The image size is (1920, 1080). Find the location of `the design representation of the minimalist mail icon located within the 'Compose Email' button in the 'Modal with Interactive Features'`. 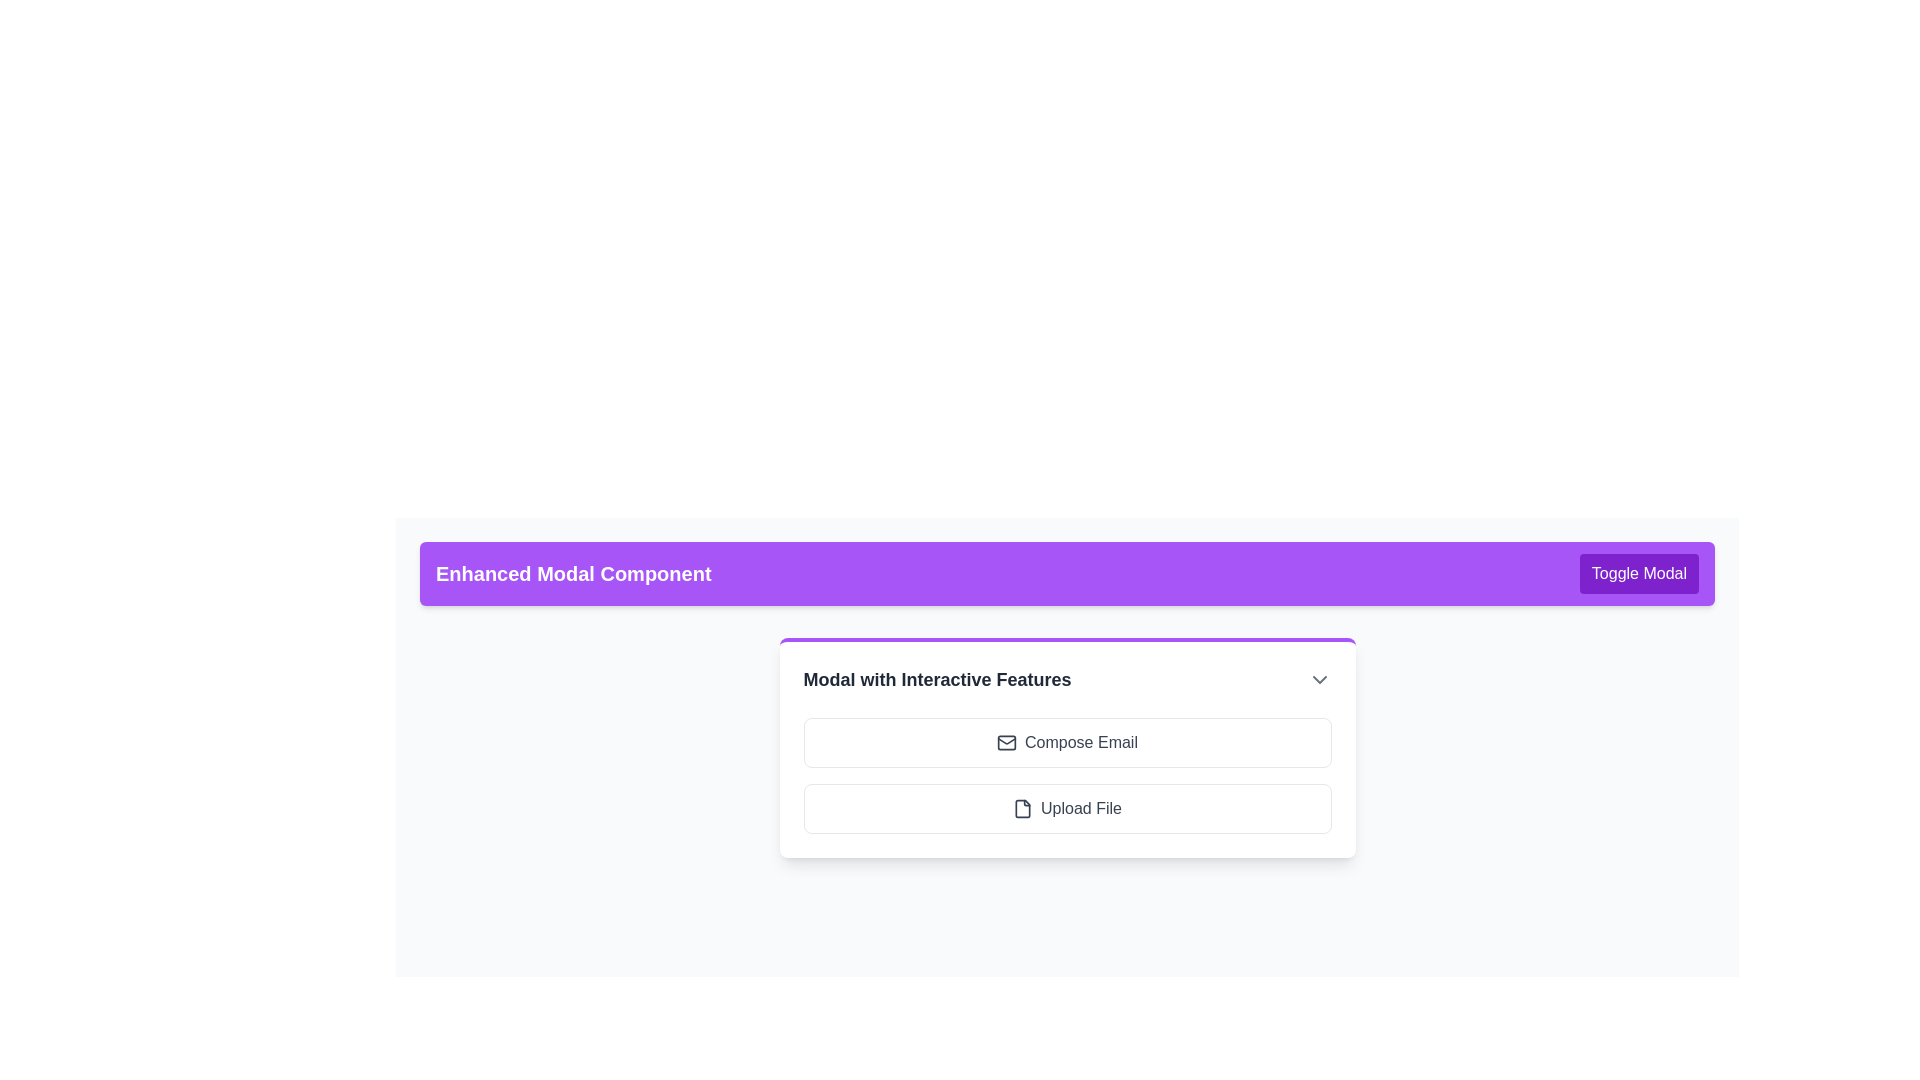

the design representation of the minimalist mail icon located within the 'Compose Email' button in the 'Modal with Interactive Features' is located at coordinates (1007, 743).